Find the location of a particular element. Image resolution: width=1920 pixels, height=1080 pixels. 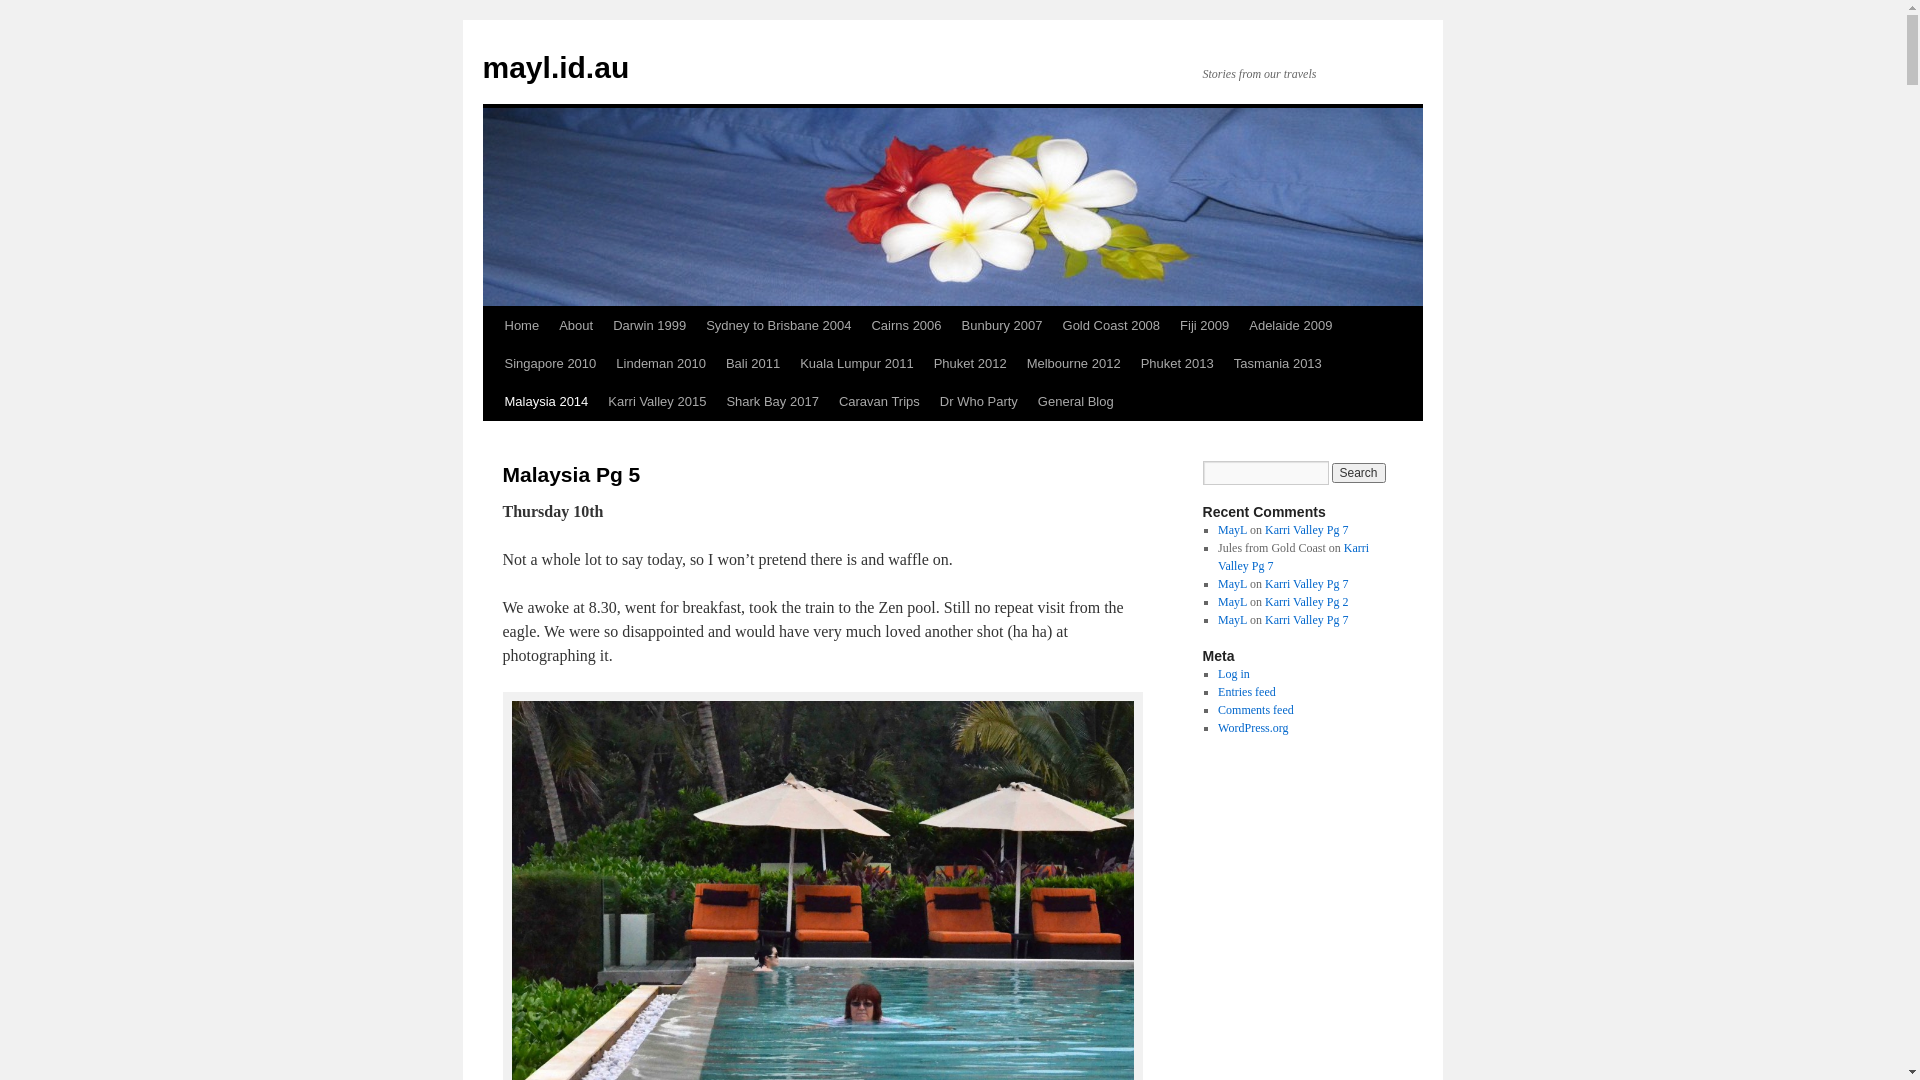

'Bali 2011' is located at coordinates (752, 363).